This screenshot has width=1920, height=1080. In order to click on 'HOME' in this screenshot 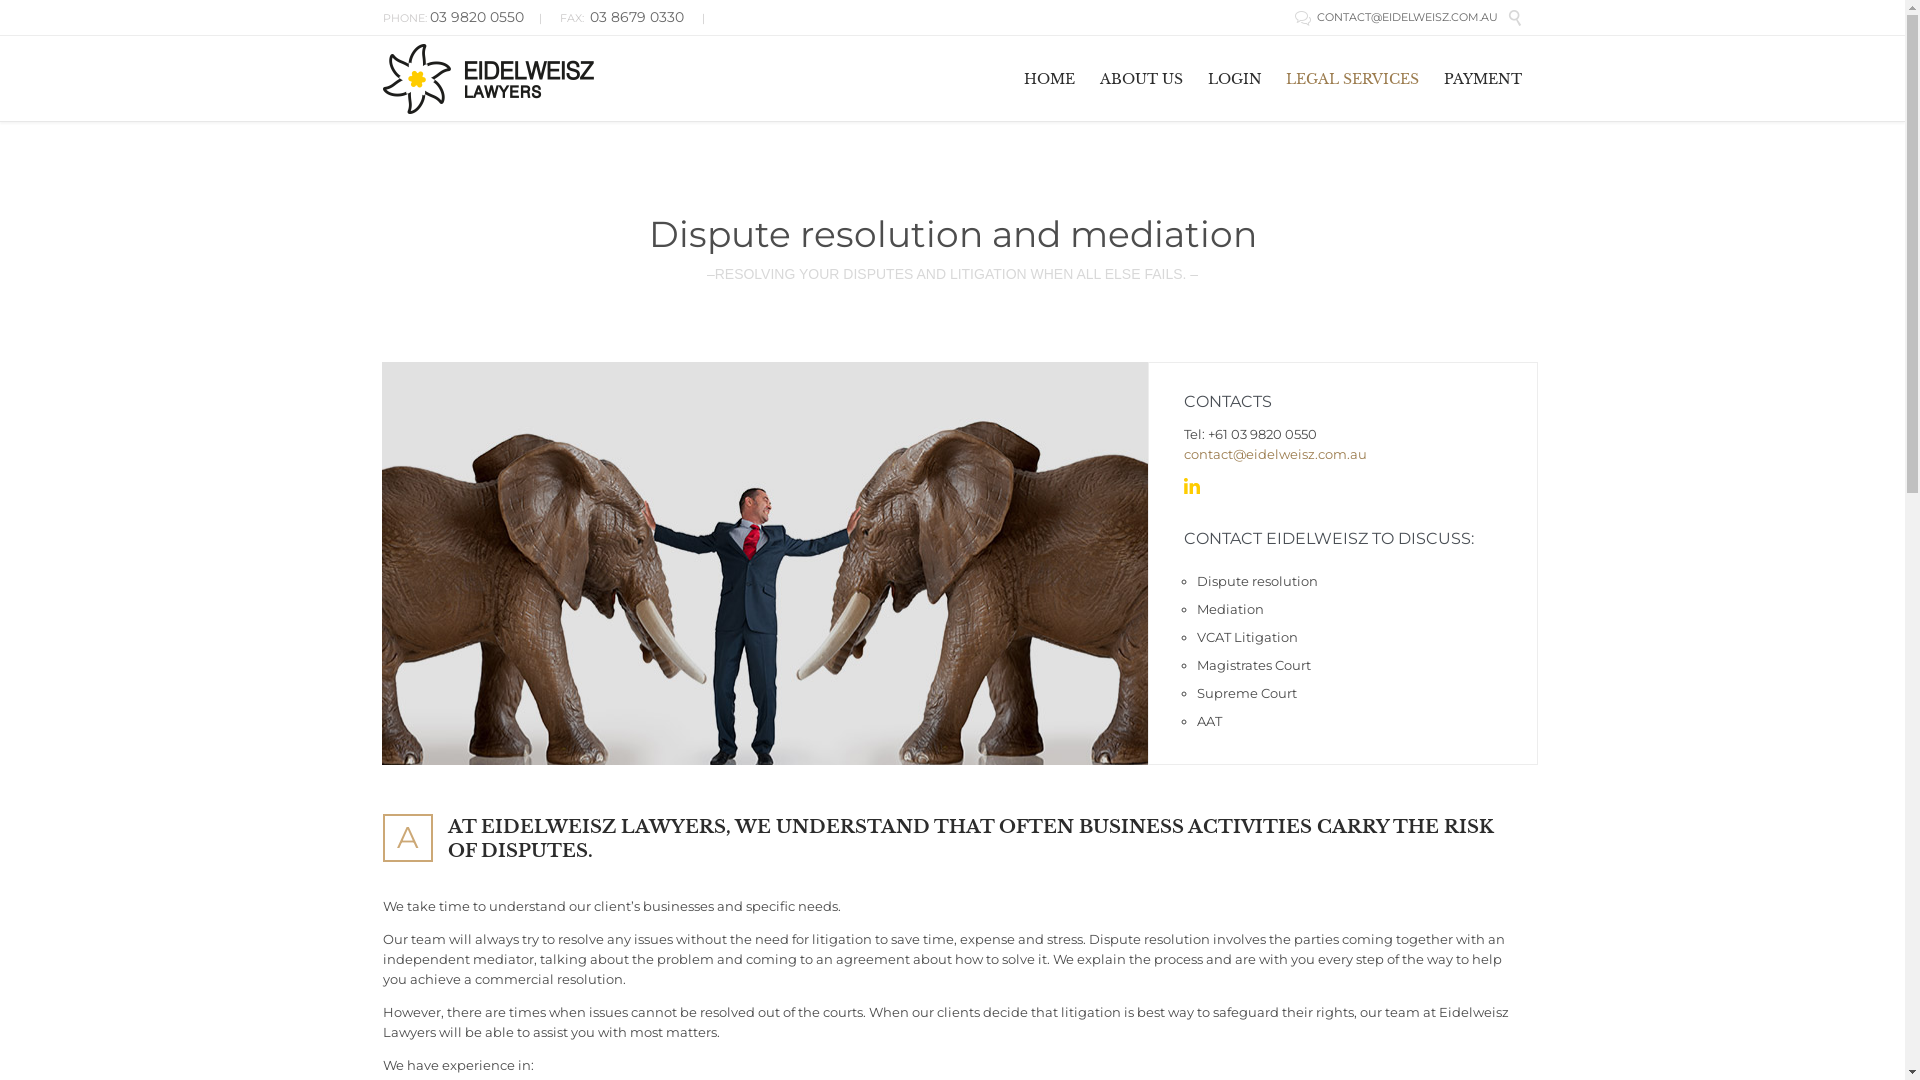, I will do `click(1049, 76)`.